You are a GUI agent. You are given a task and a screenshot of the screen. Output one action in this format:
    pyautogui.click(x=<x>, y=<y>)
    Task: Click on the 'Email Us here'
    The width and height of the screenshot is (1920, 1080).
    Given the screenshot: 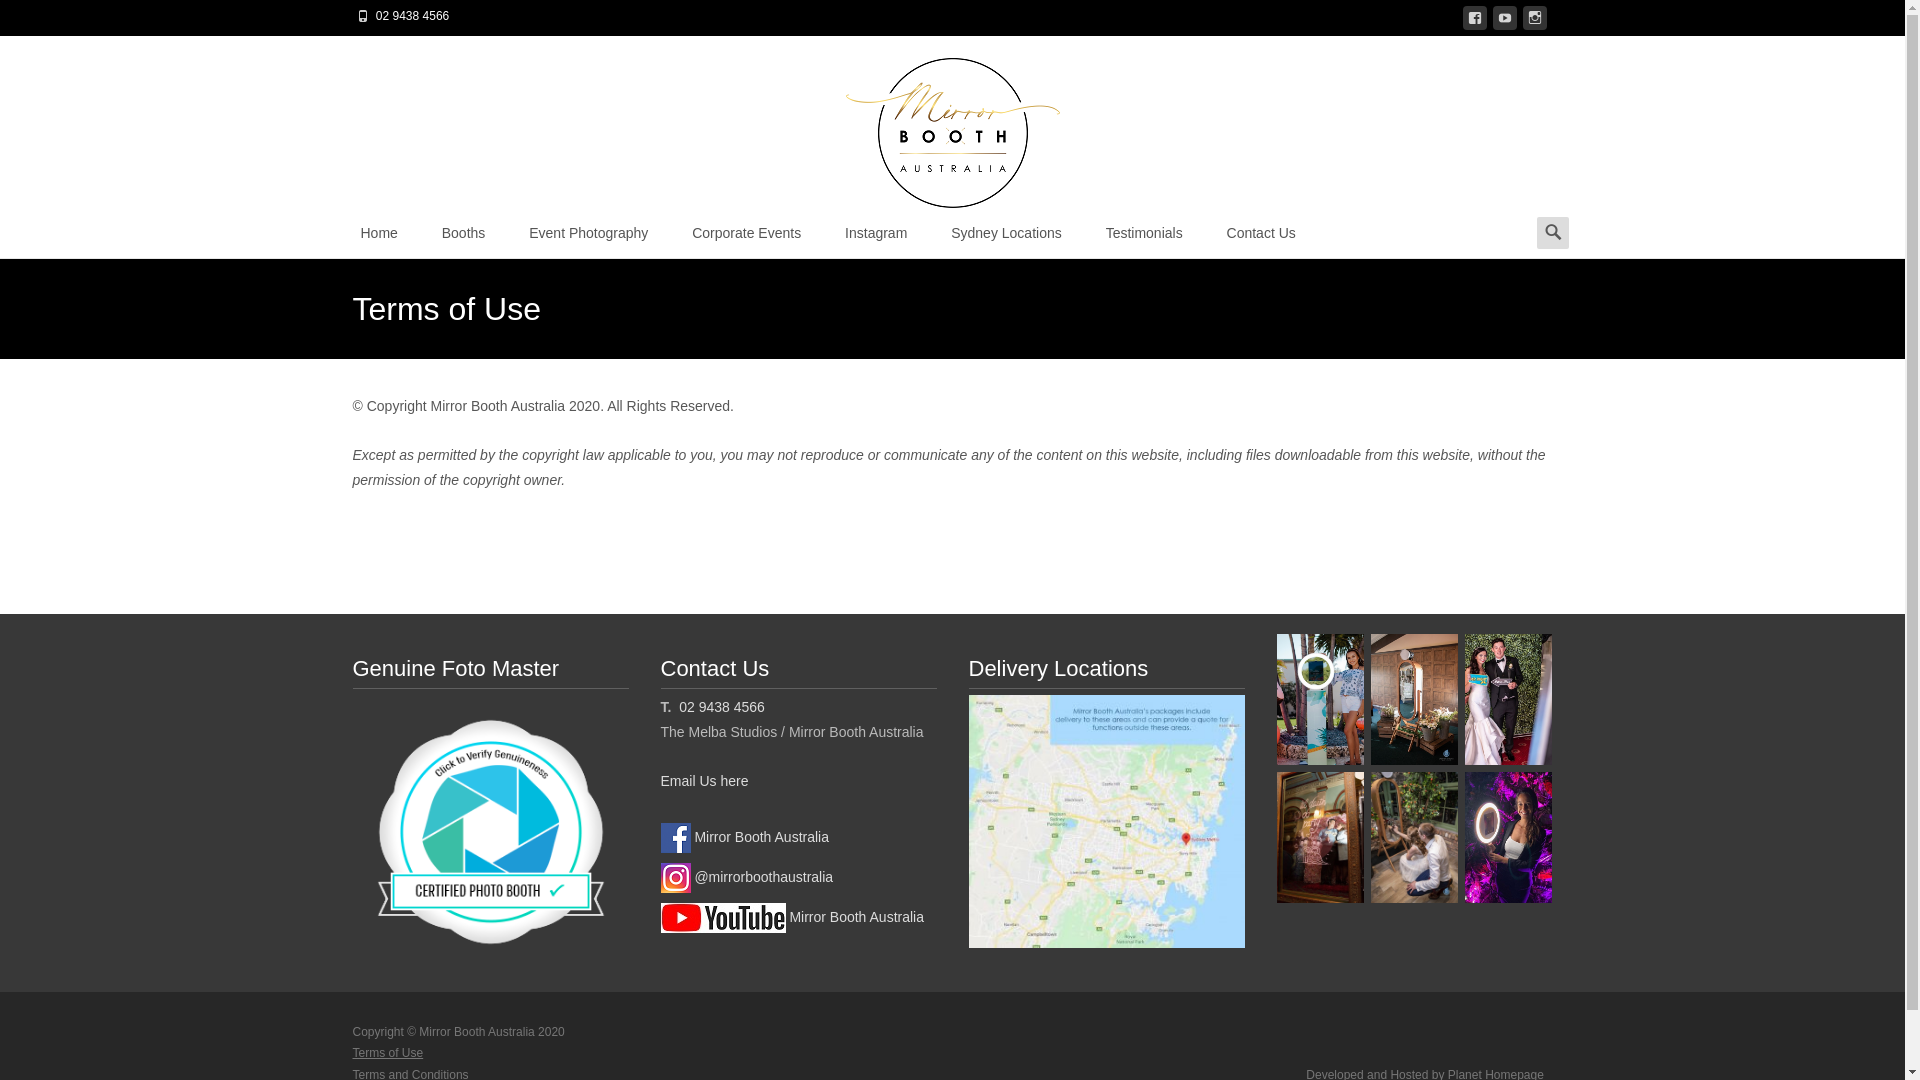 What is the action you would take?
    pyautogui.click(x=704, y=779)
    